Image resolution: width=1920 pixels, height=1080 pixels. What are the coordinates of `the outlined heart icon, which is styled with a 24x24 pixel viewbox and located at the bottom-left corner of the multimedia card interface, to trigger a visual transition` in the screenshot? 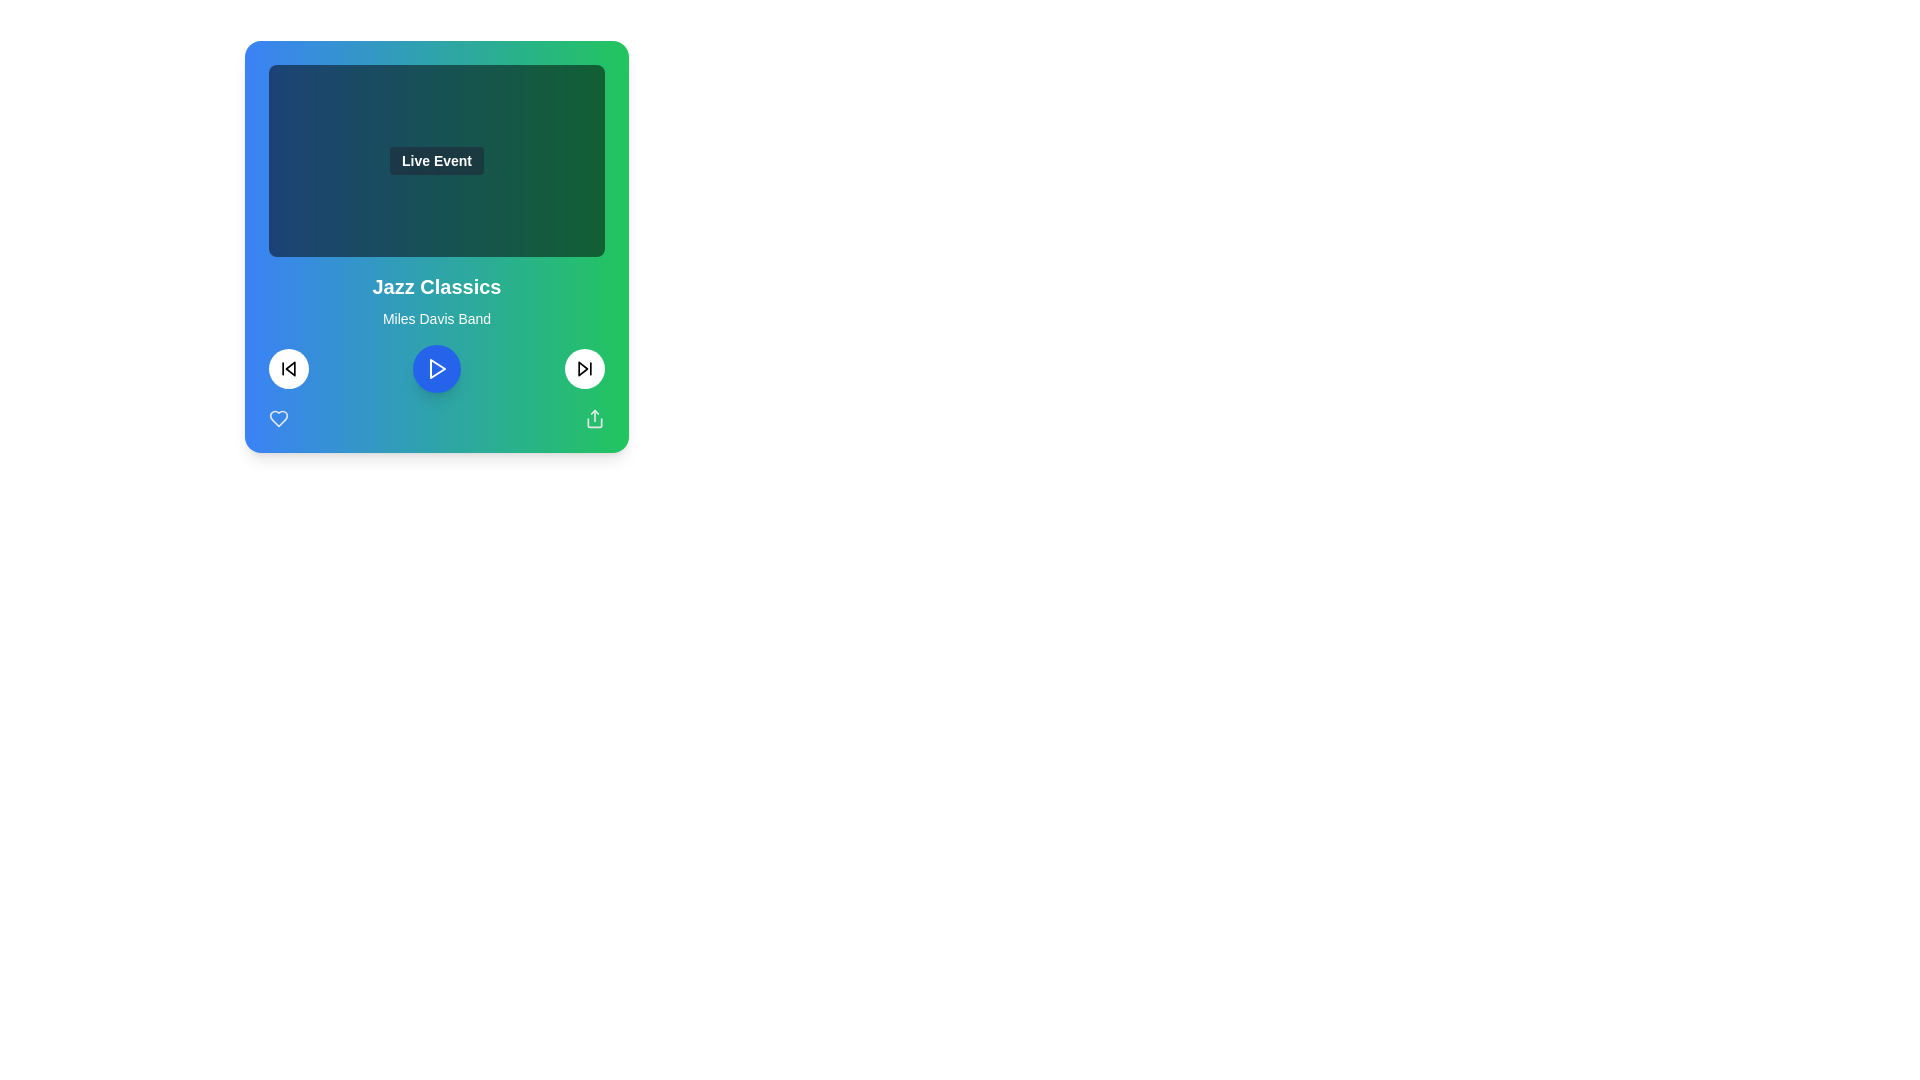 It's located at (277, 418).